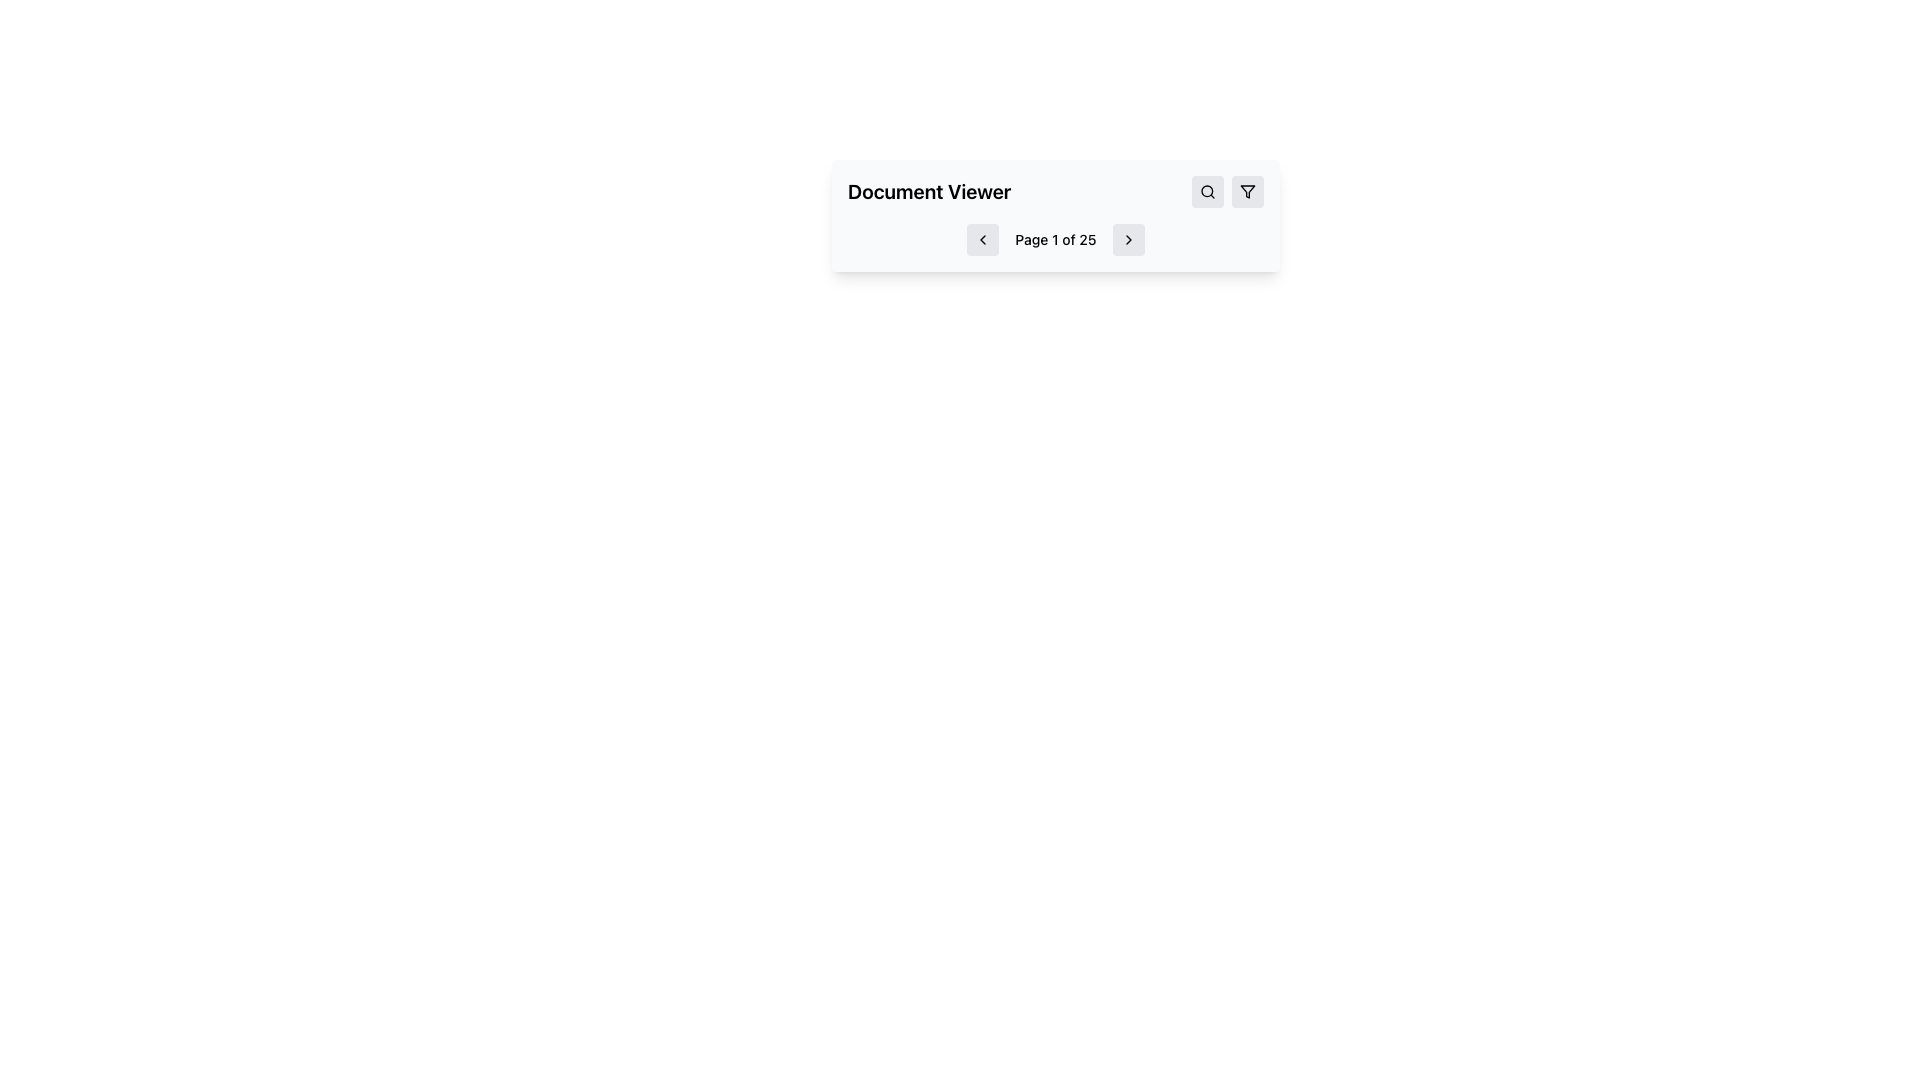 The width and height of the screenshot is (1920, 1080). Describe the element at coordinates (1207, 192) in the screenshot. I see `the search button located` at that location.